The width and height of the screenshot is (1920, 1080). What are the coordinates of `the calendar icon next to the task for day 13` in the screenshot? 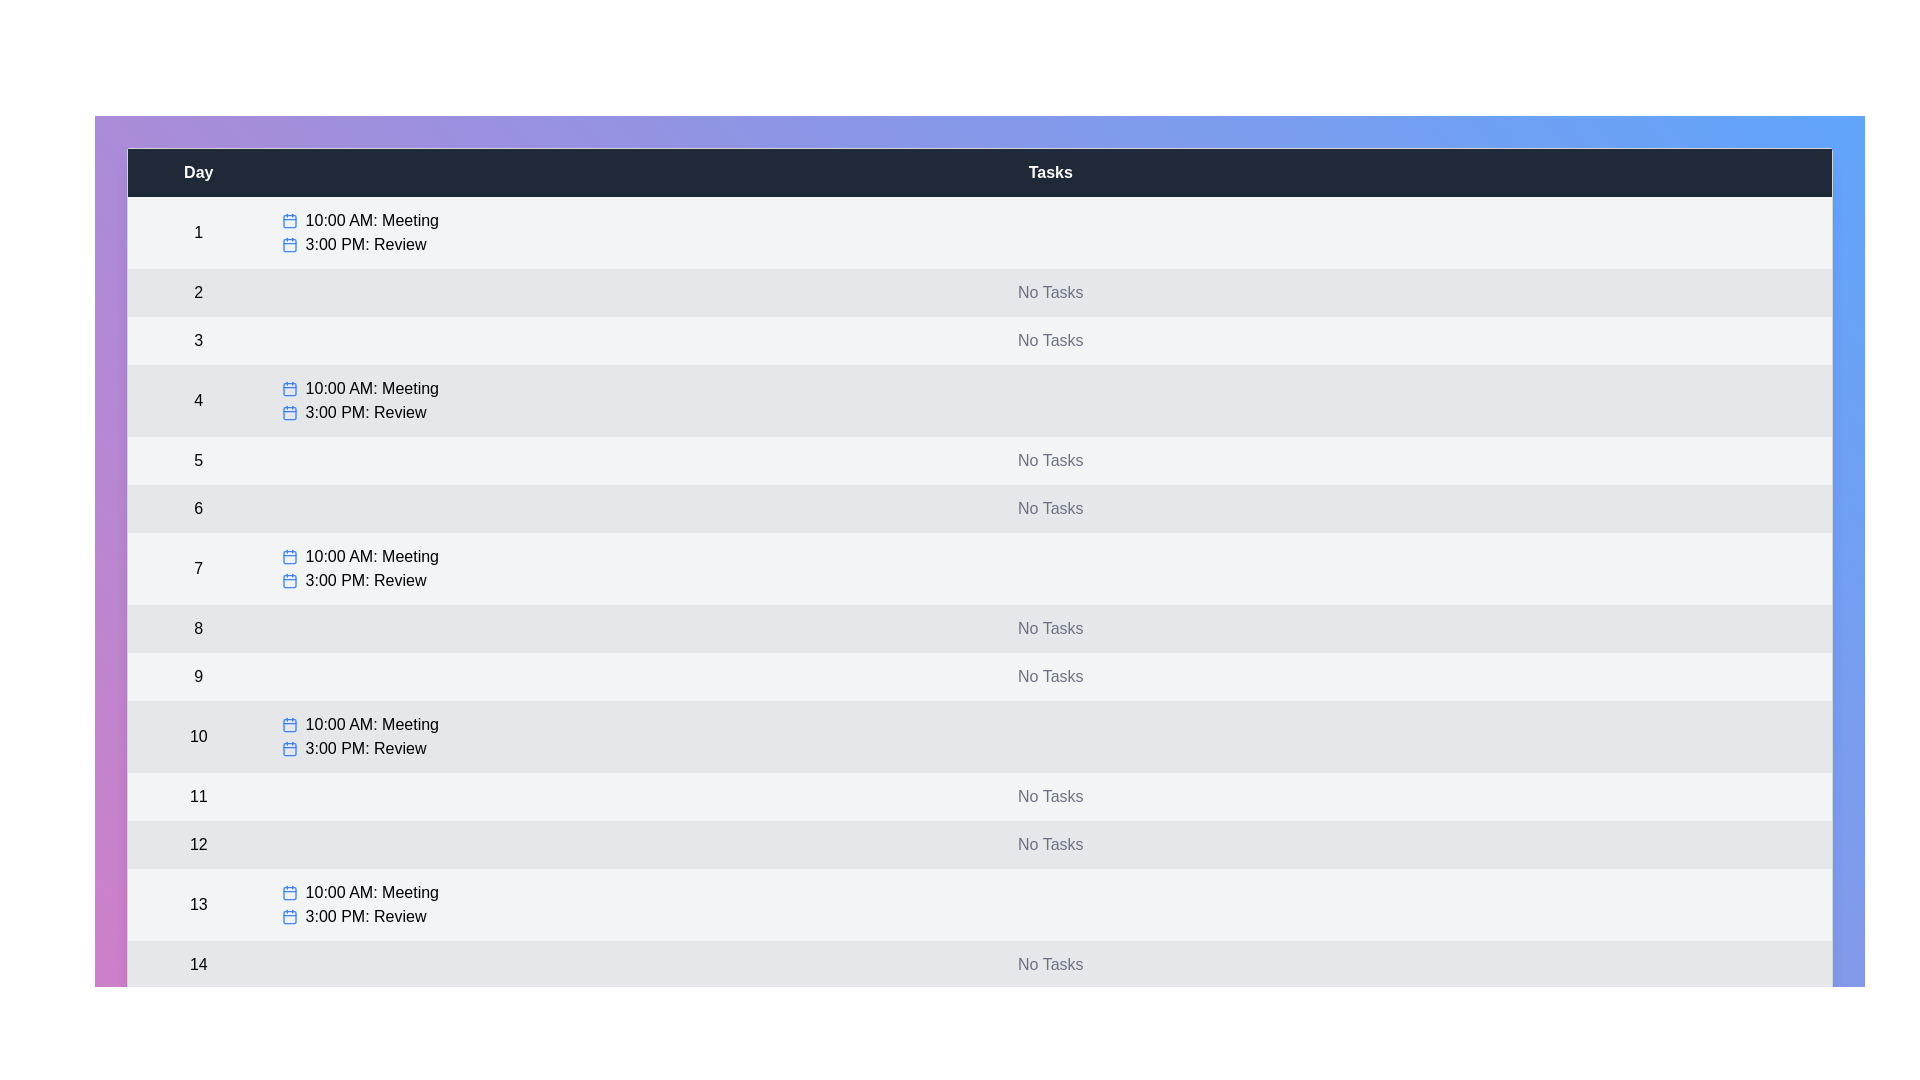 It's located at (287, 892).